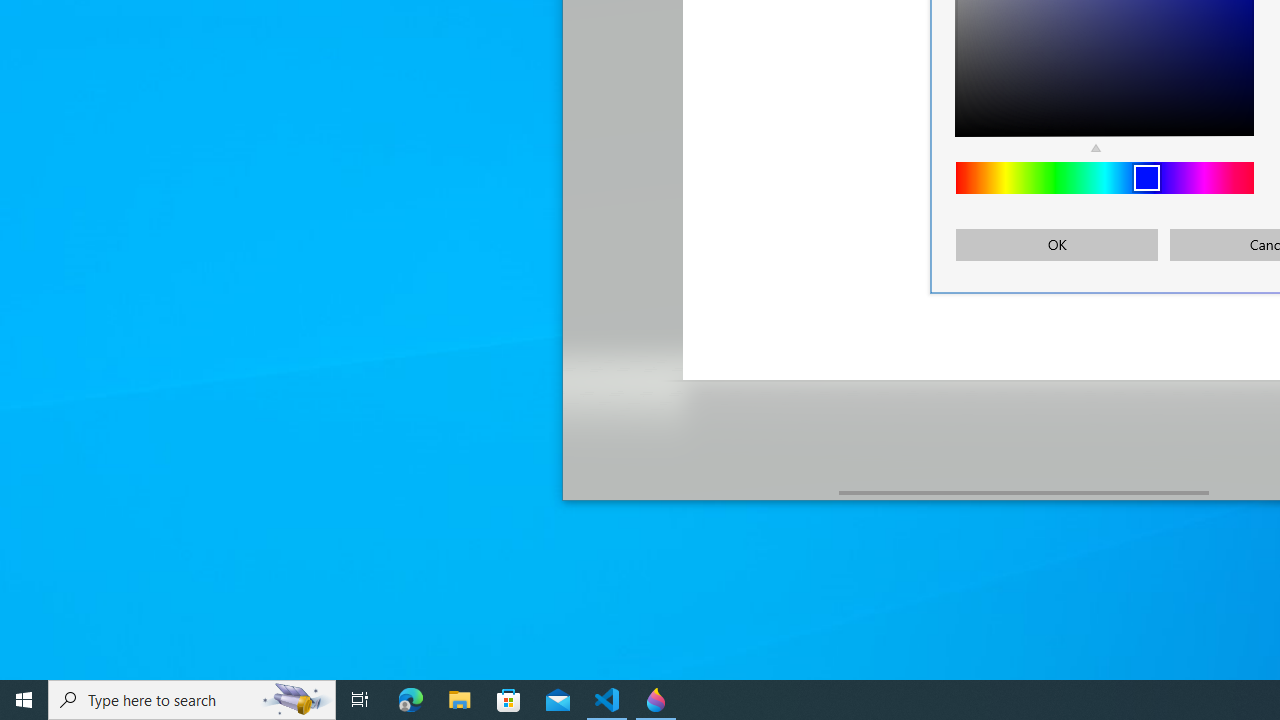 The width and height of the screenshot is (1280, 720). I want to click on 'Search highlights icon opens search home window', so click(294, 698).